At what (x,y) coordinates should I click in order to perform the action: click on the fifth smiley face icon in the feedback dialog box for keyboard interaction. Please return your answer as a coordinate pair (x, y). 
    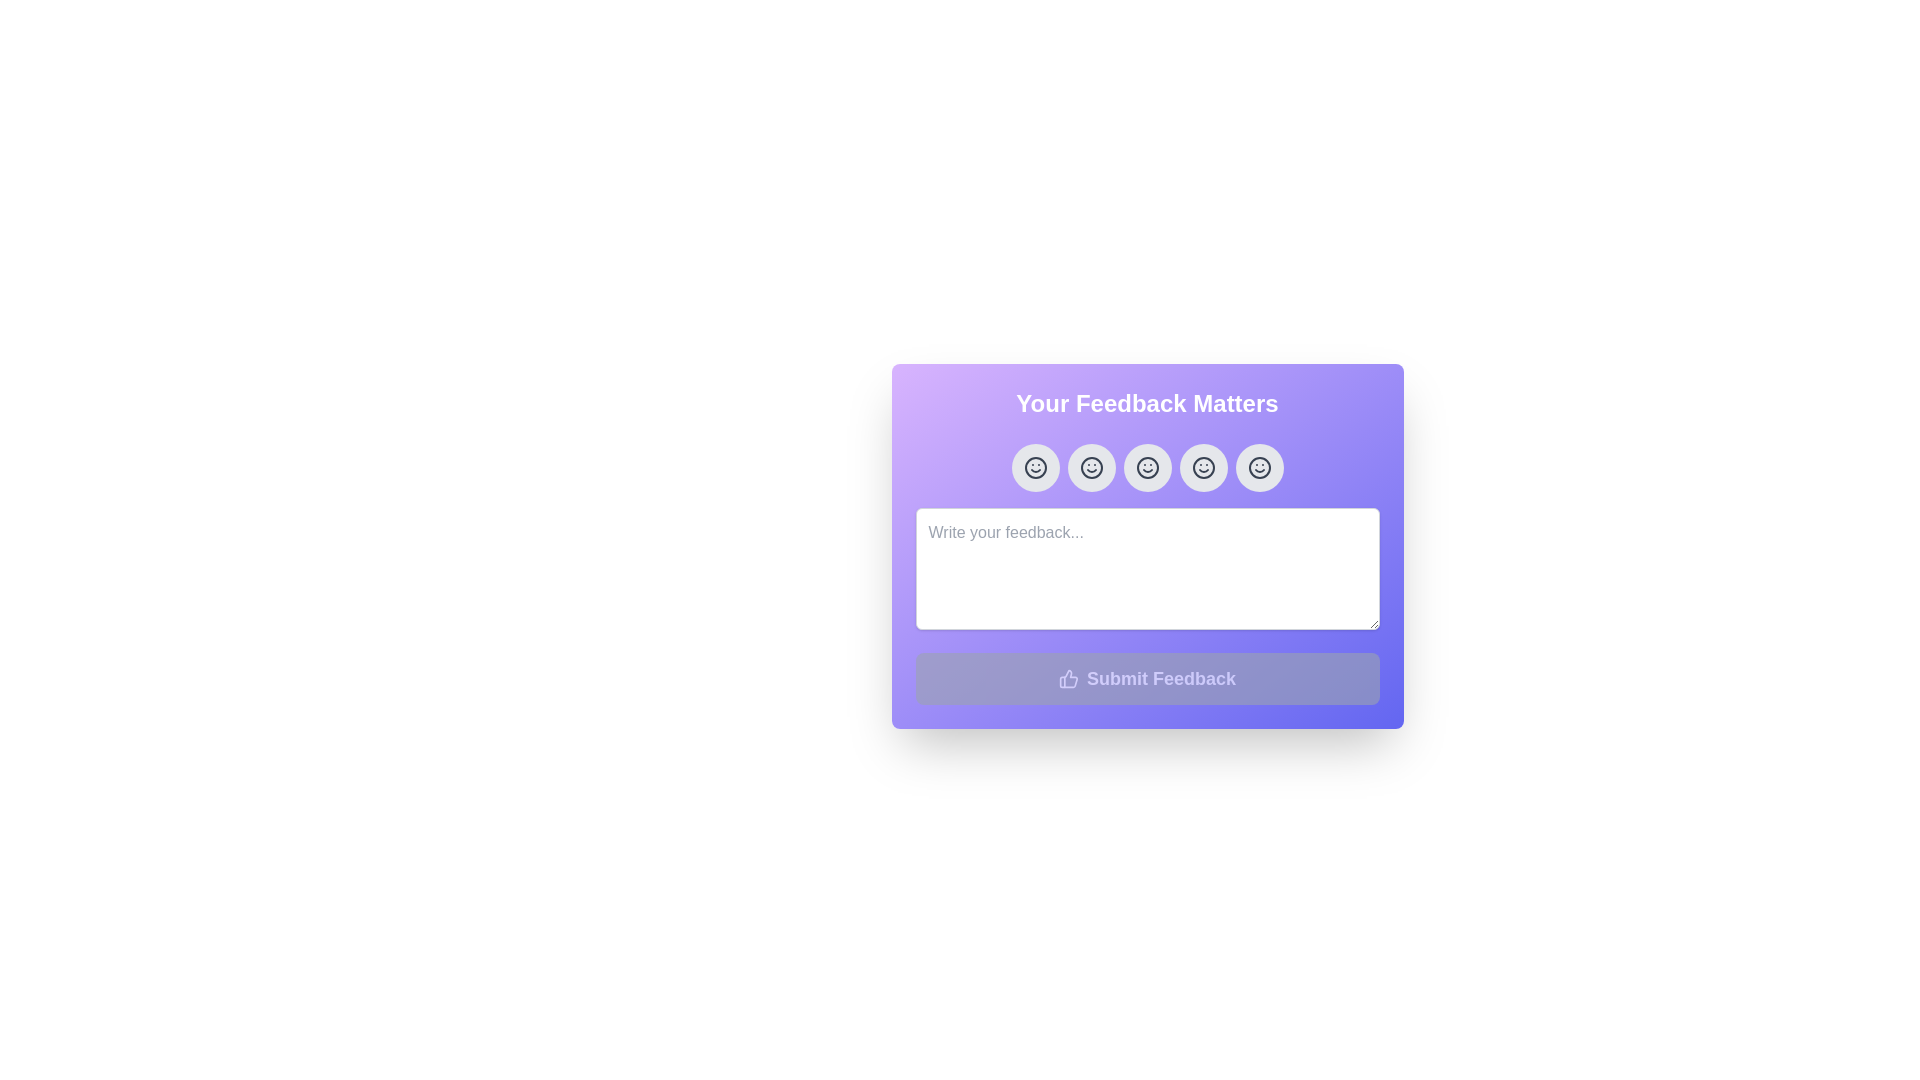
    Looking at the image, I should click on (1258, 467).